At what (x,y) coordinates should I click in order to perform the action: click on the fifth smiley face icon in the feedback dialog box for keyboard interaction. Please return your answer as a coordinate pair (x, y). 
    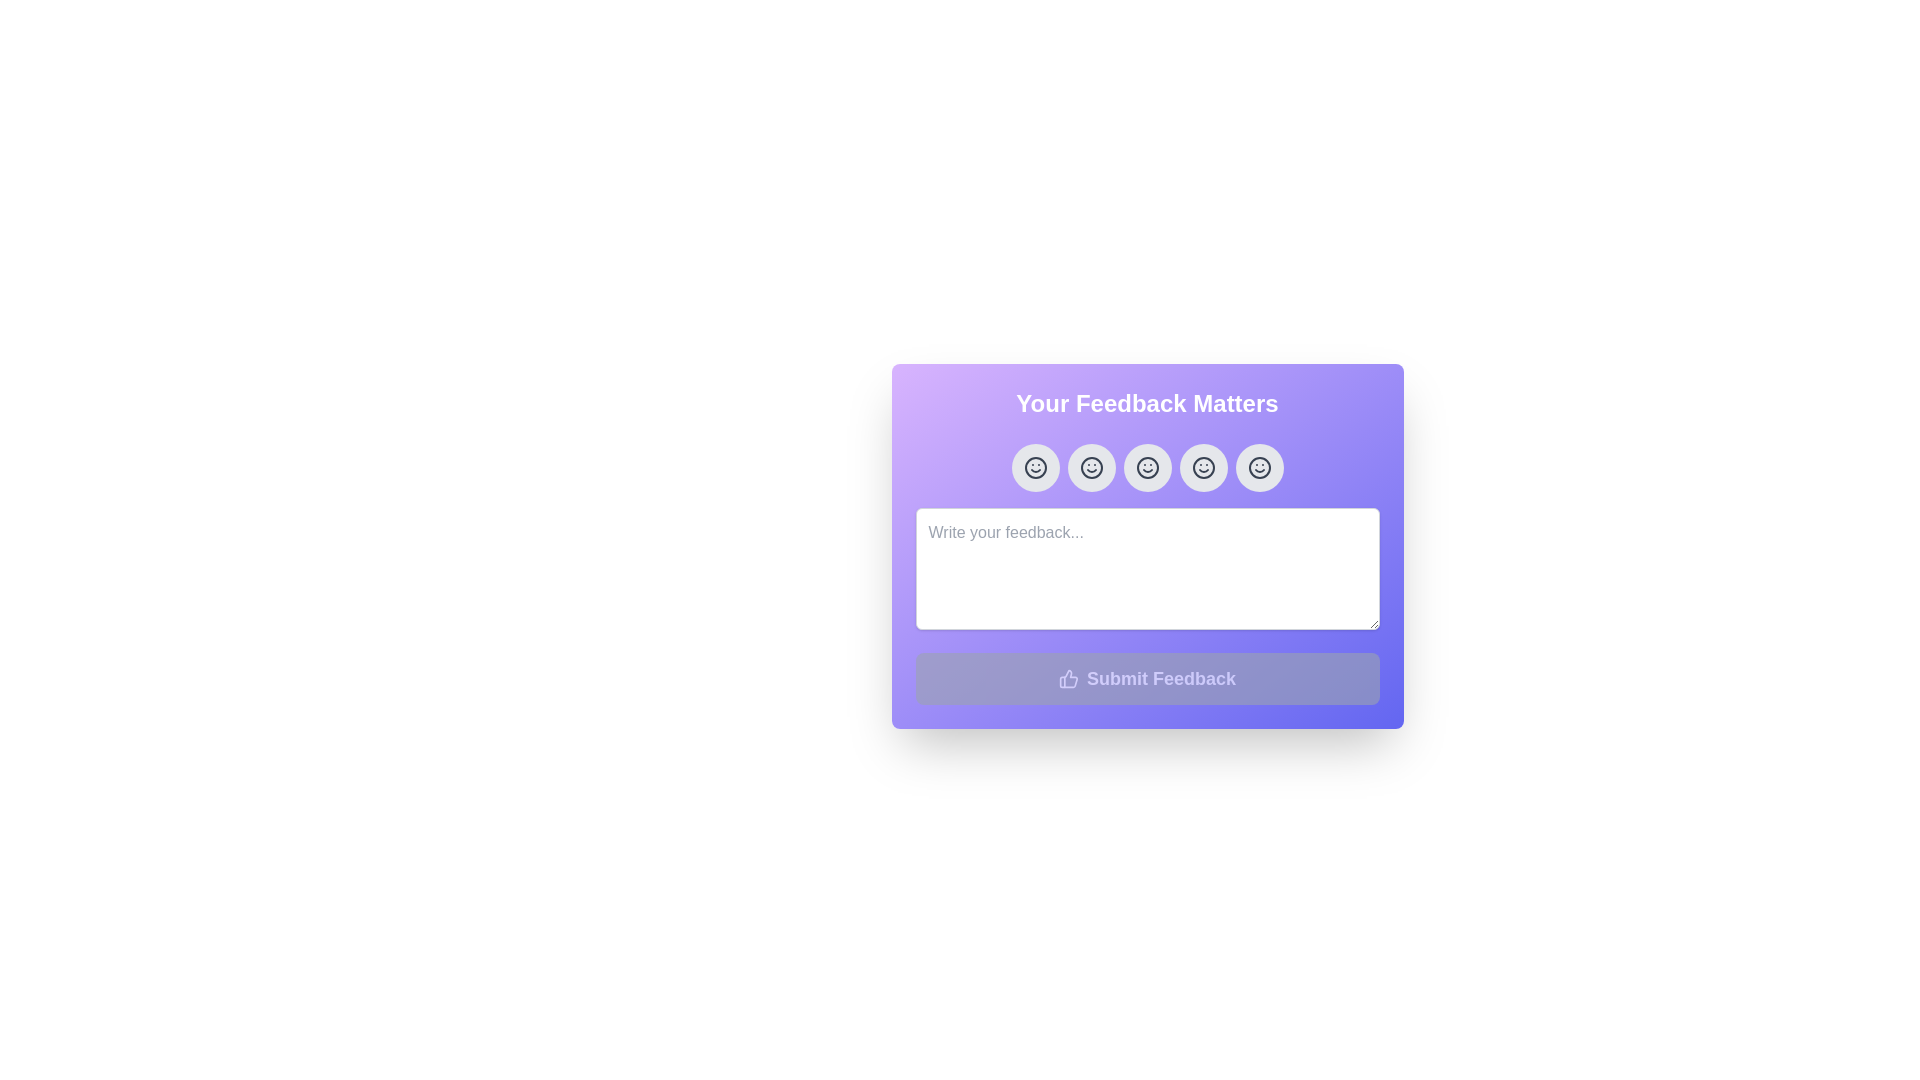
    Looking at the image, I should click on (1258, 467).